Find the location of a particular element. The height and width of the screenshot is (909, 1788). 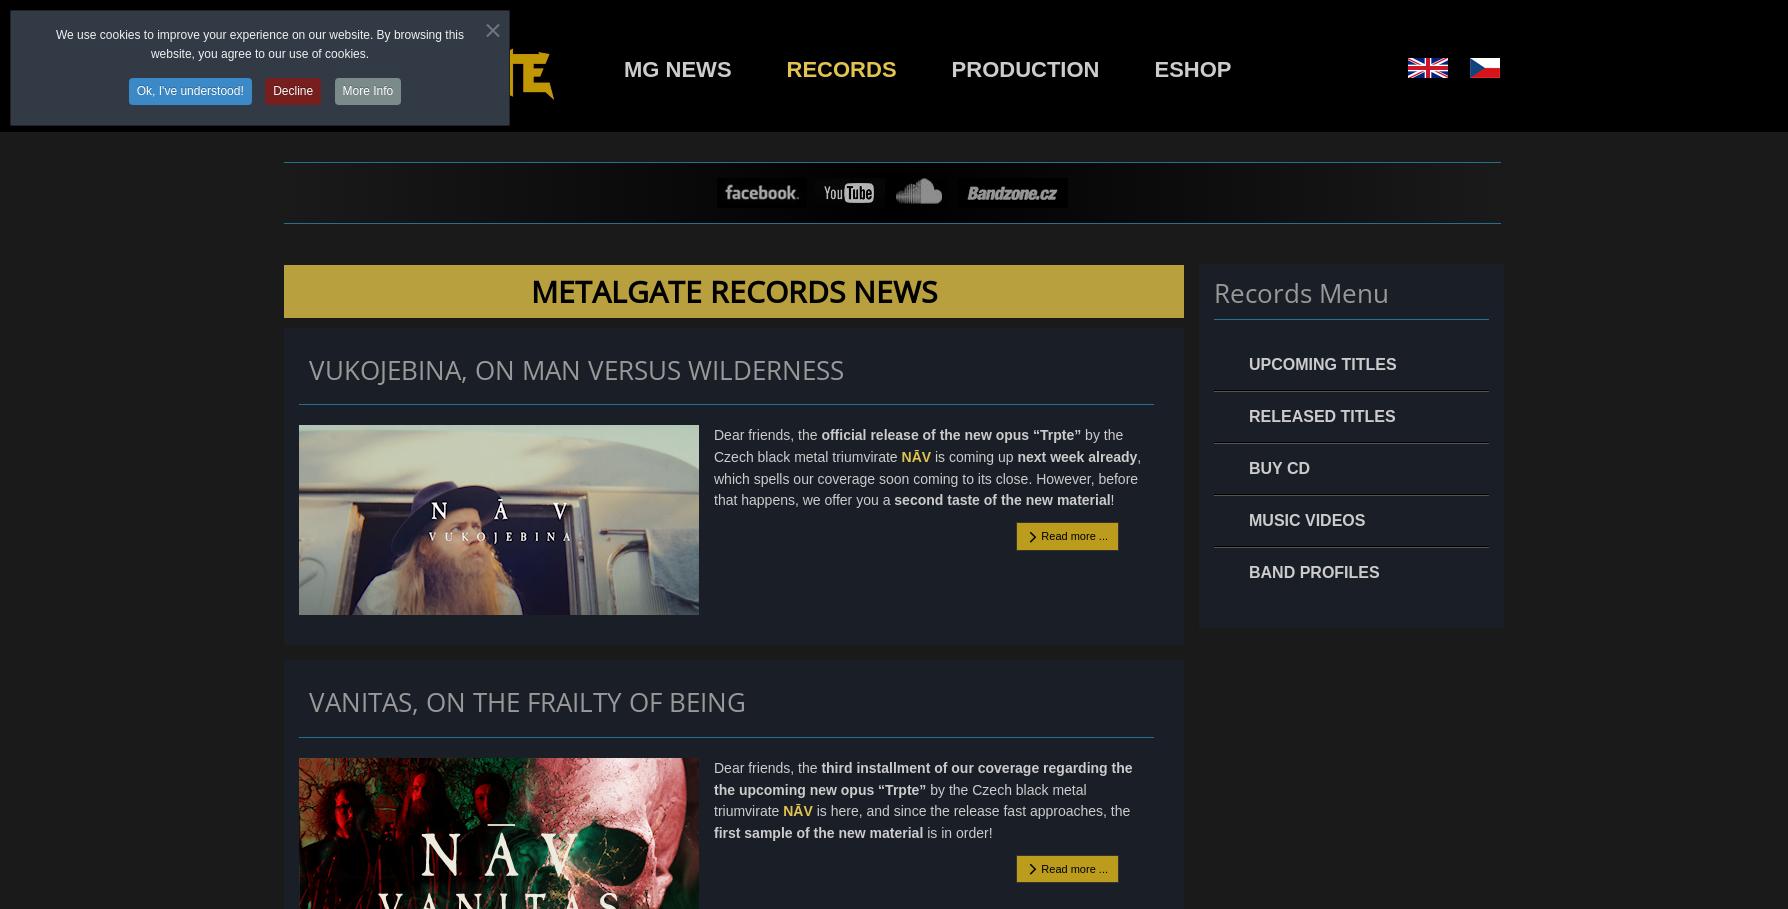

'Production' is located at coordinates (1025, 69).